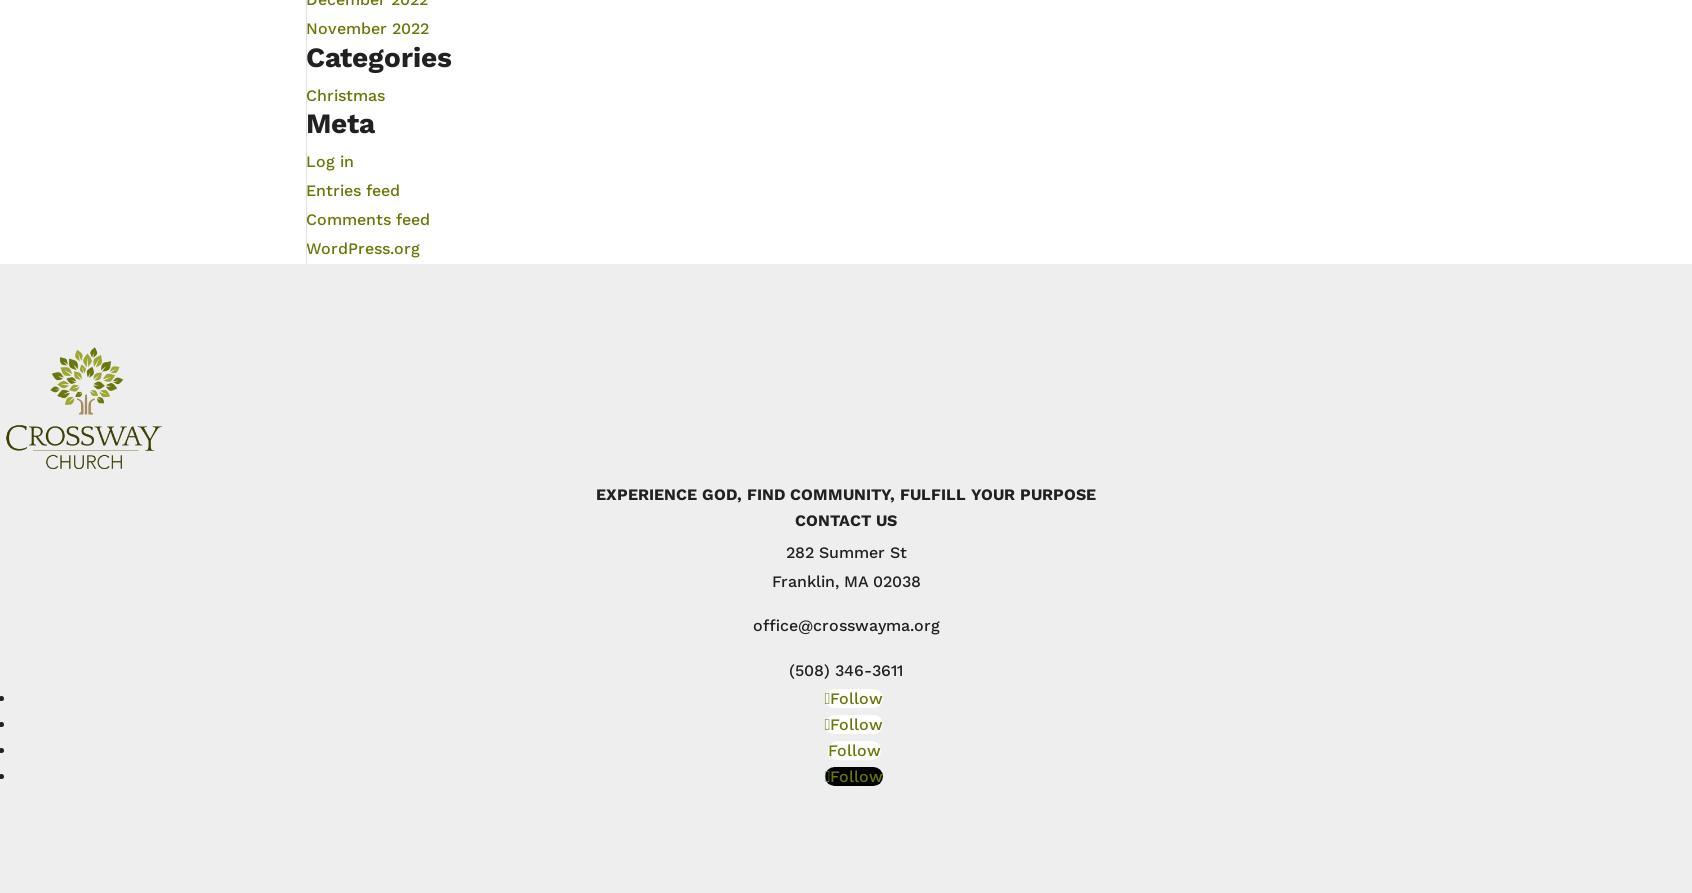  Describe the element at coordinates (328, 160) in the screenshot. I see `'Log in'` at that location.